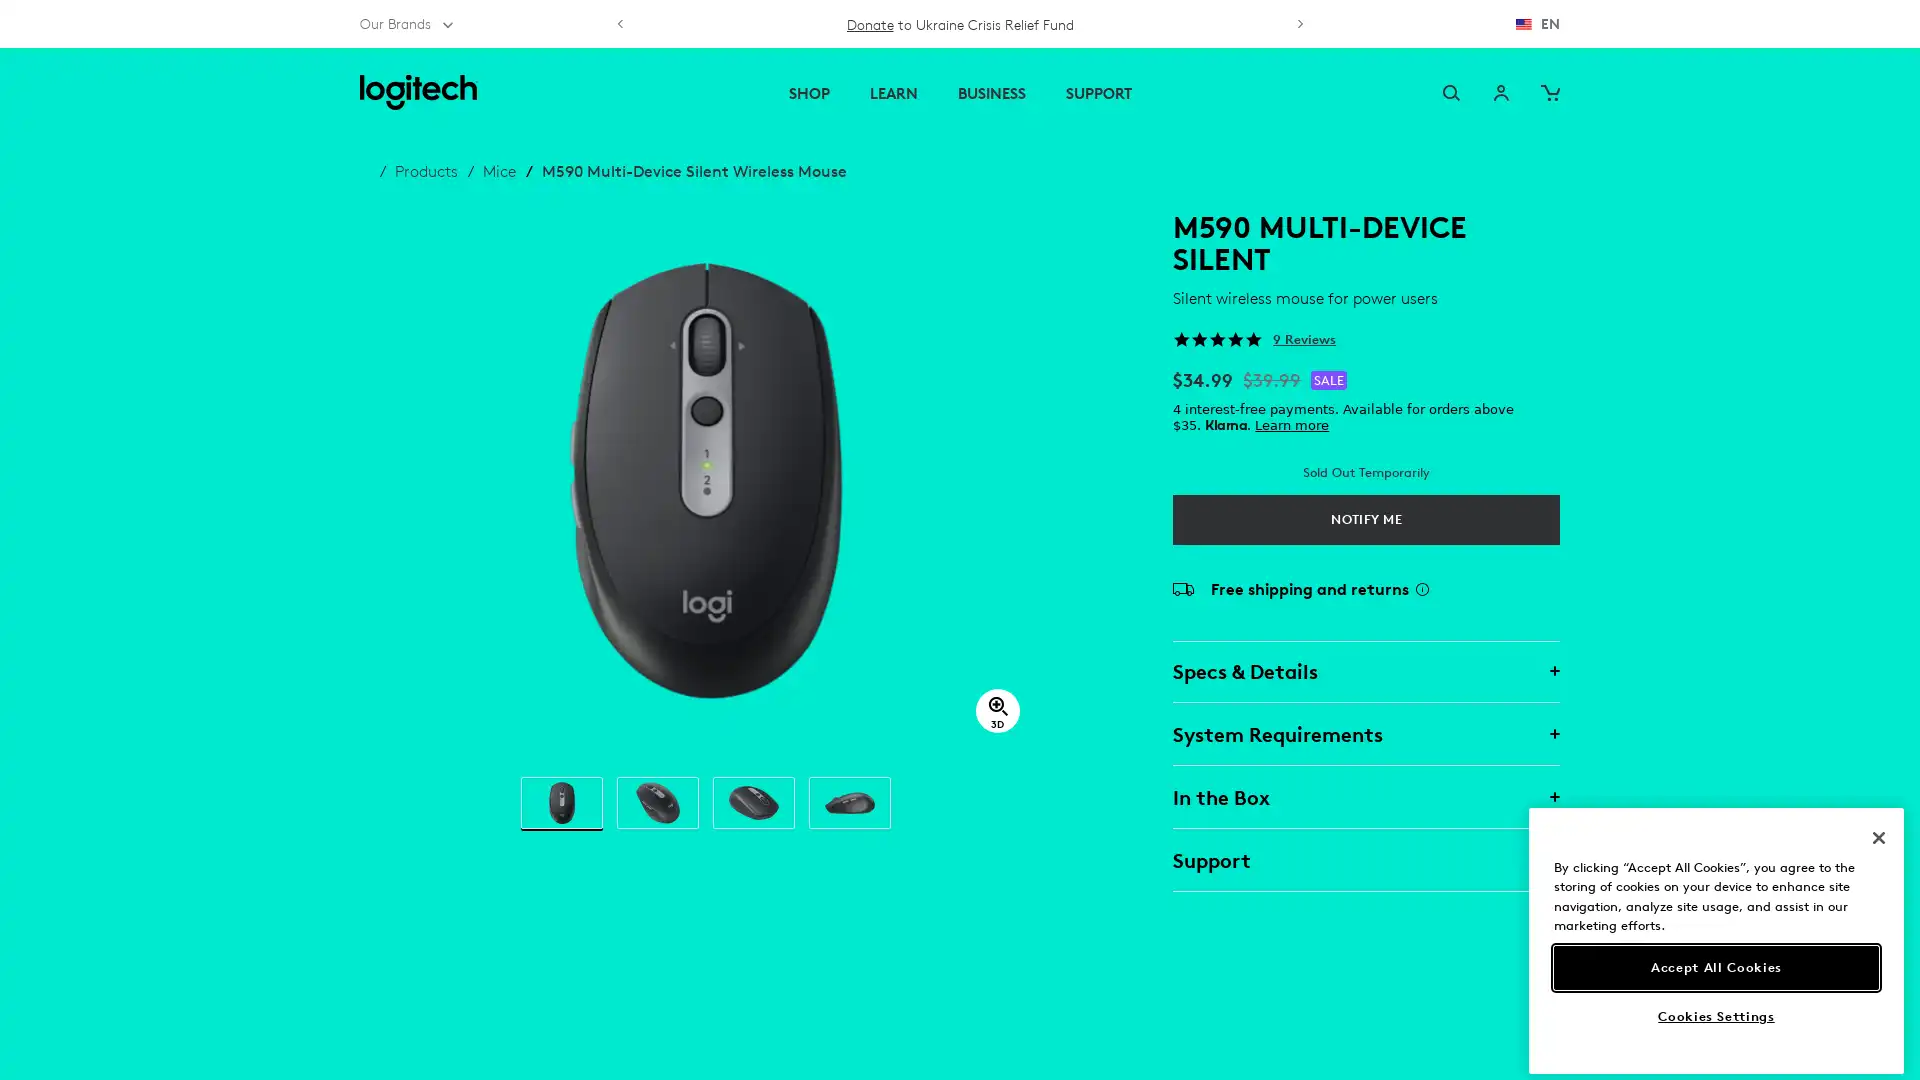 The image size is (1920, 1080). What do you see at coordinates (1715, 962) in the screenshot?
I see `Accept All Cookies` at bounding box center [1715, 962].